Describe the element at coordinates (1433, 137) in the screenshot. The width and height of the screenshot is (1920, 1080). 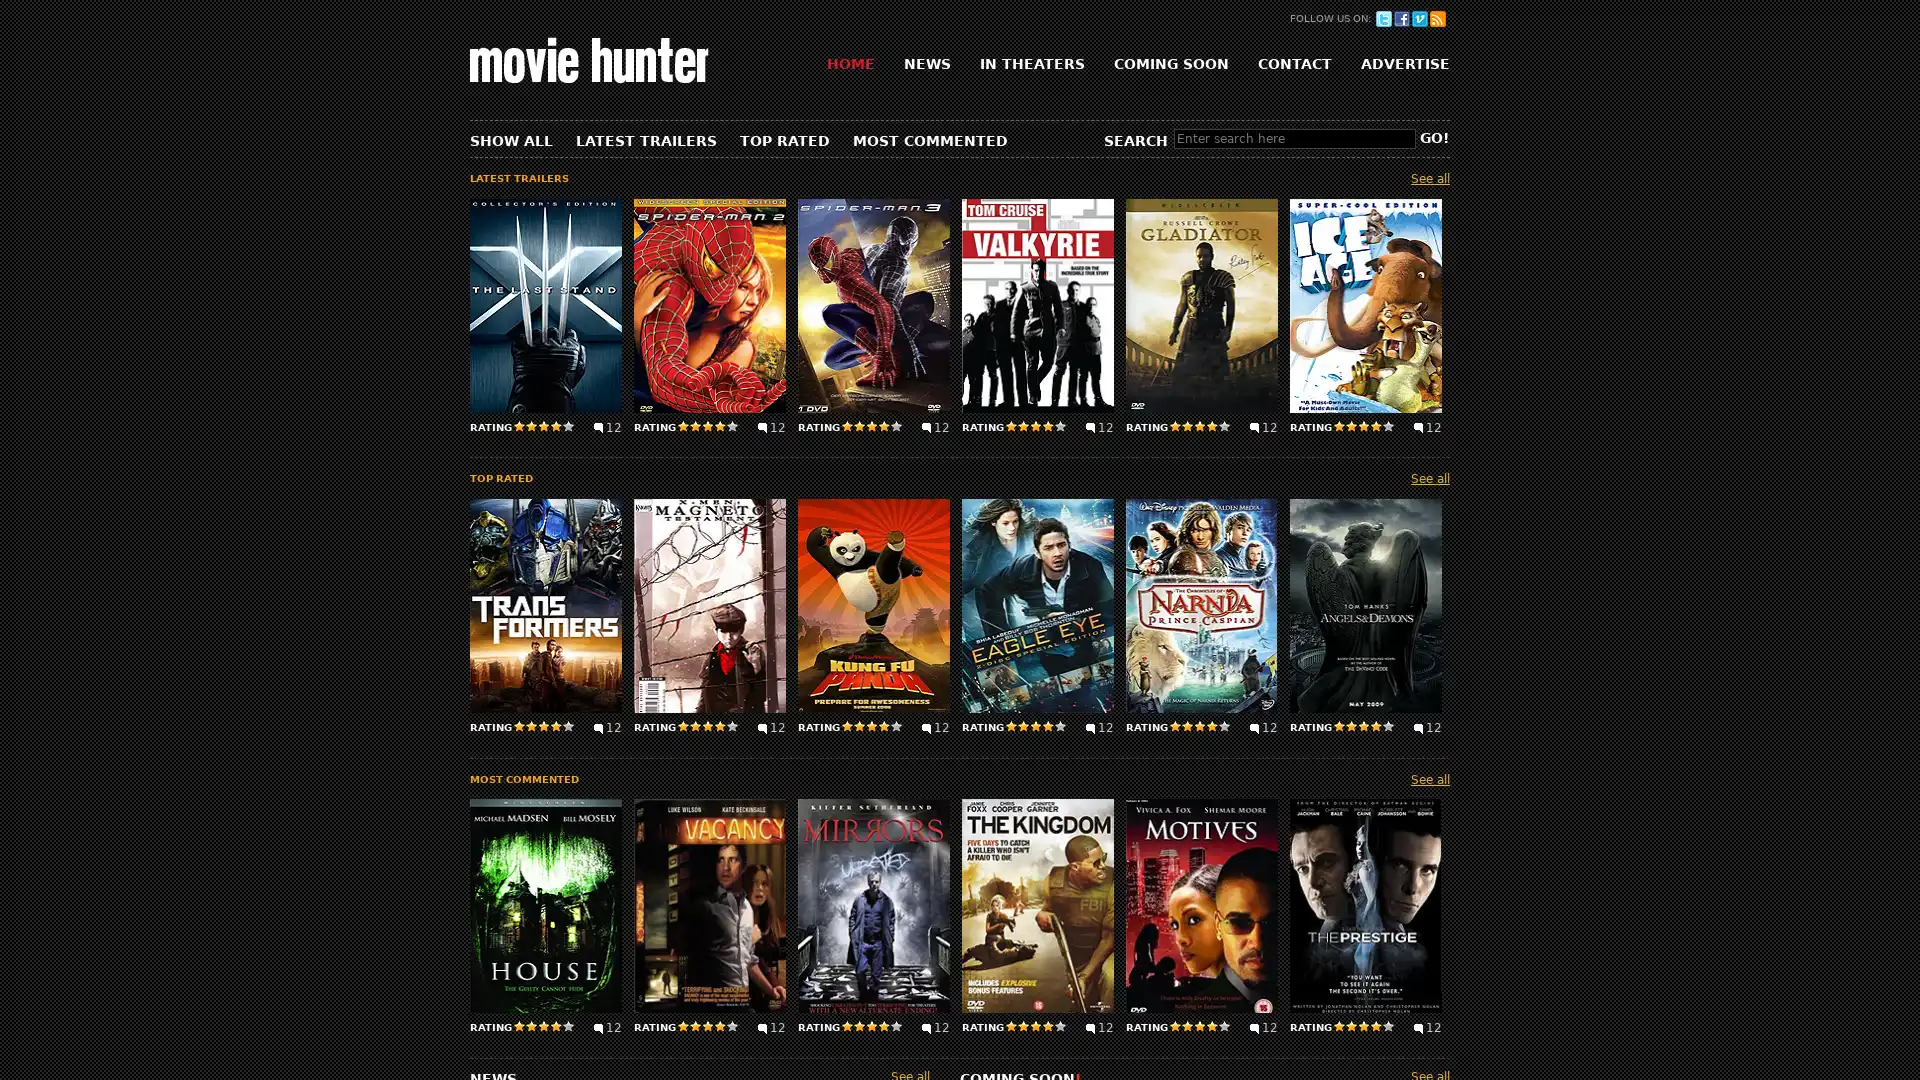
I see `GO!` at that location.